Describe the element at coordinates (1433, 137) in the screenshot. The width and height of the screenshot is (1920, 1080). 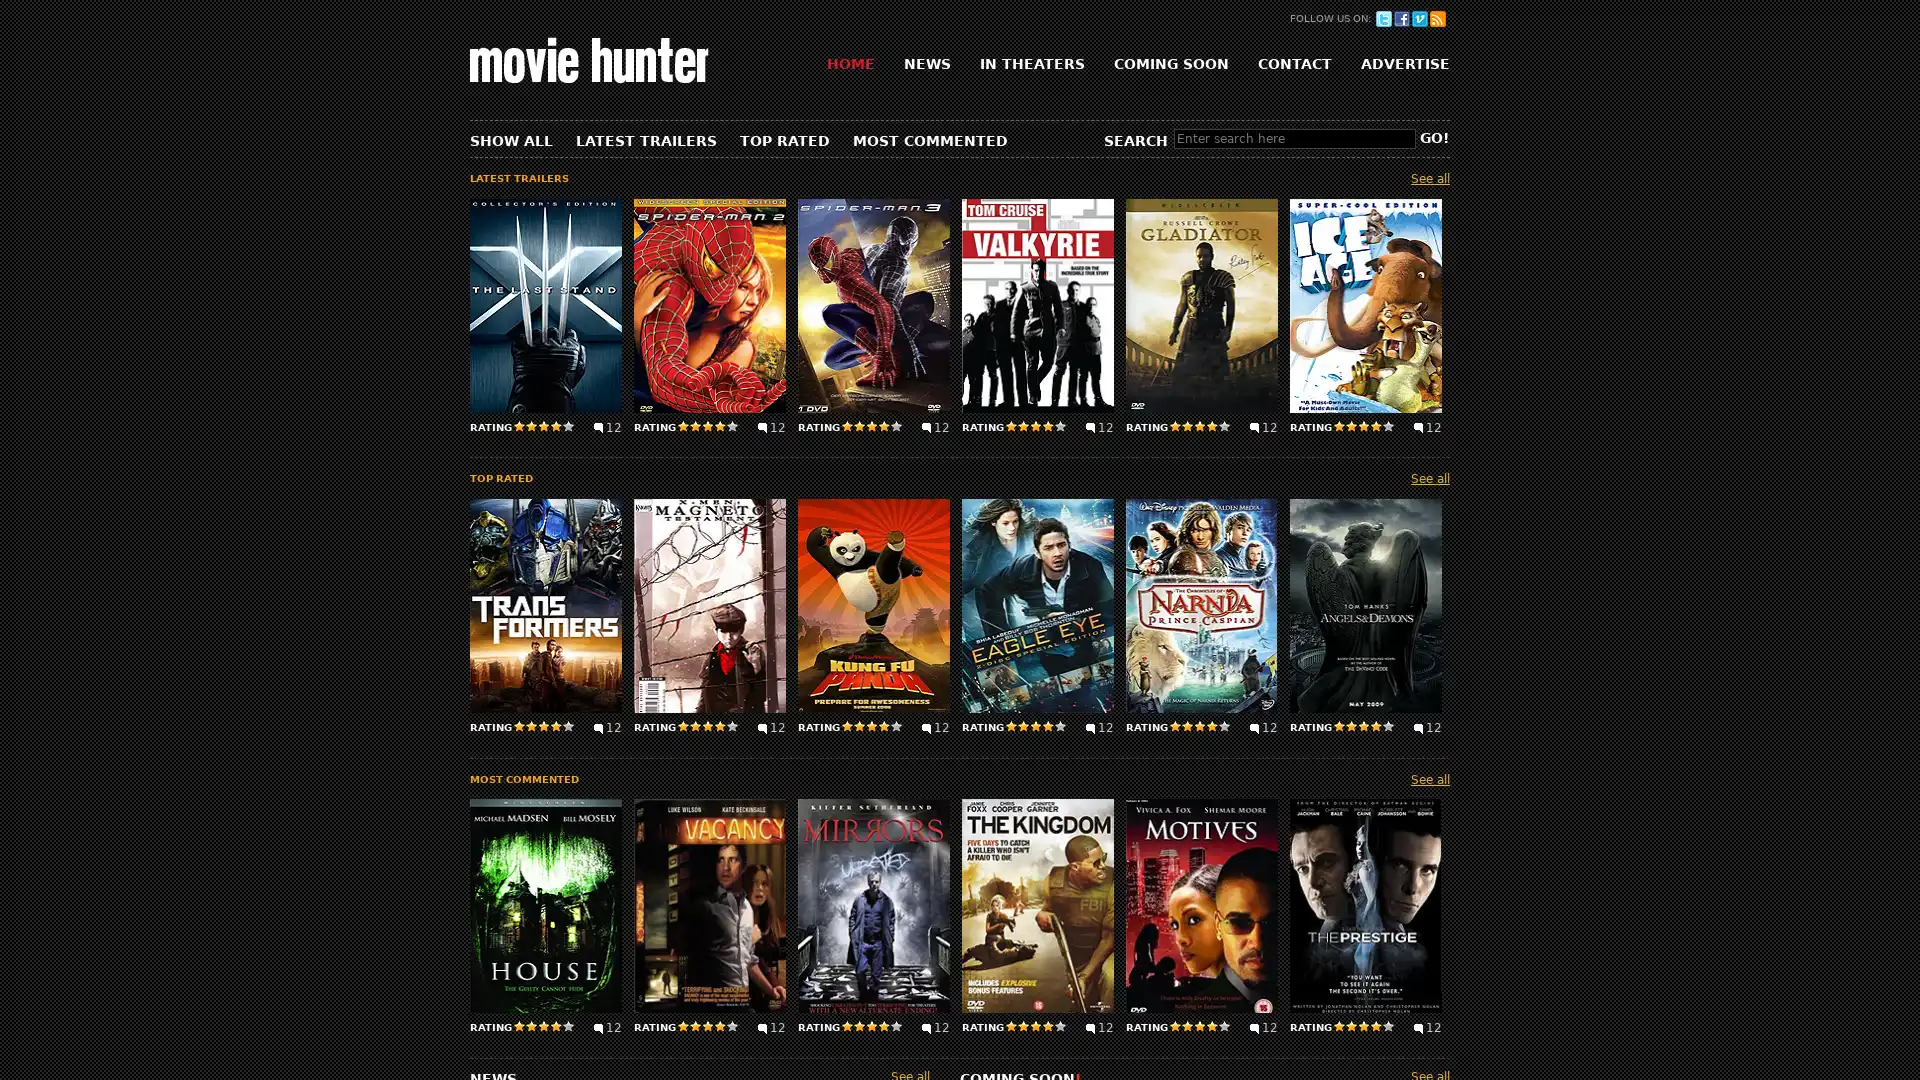
I see `GO!` at that location.